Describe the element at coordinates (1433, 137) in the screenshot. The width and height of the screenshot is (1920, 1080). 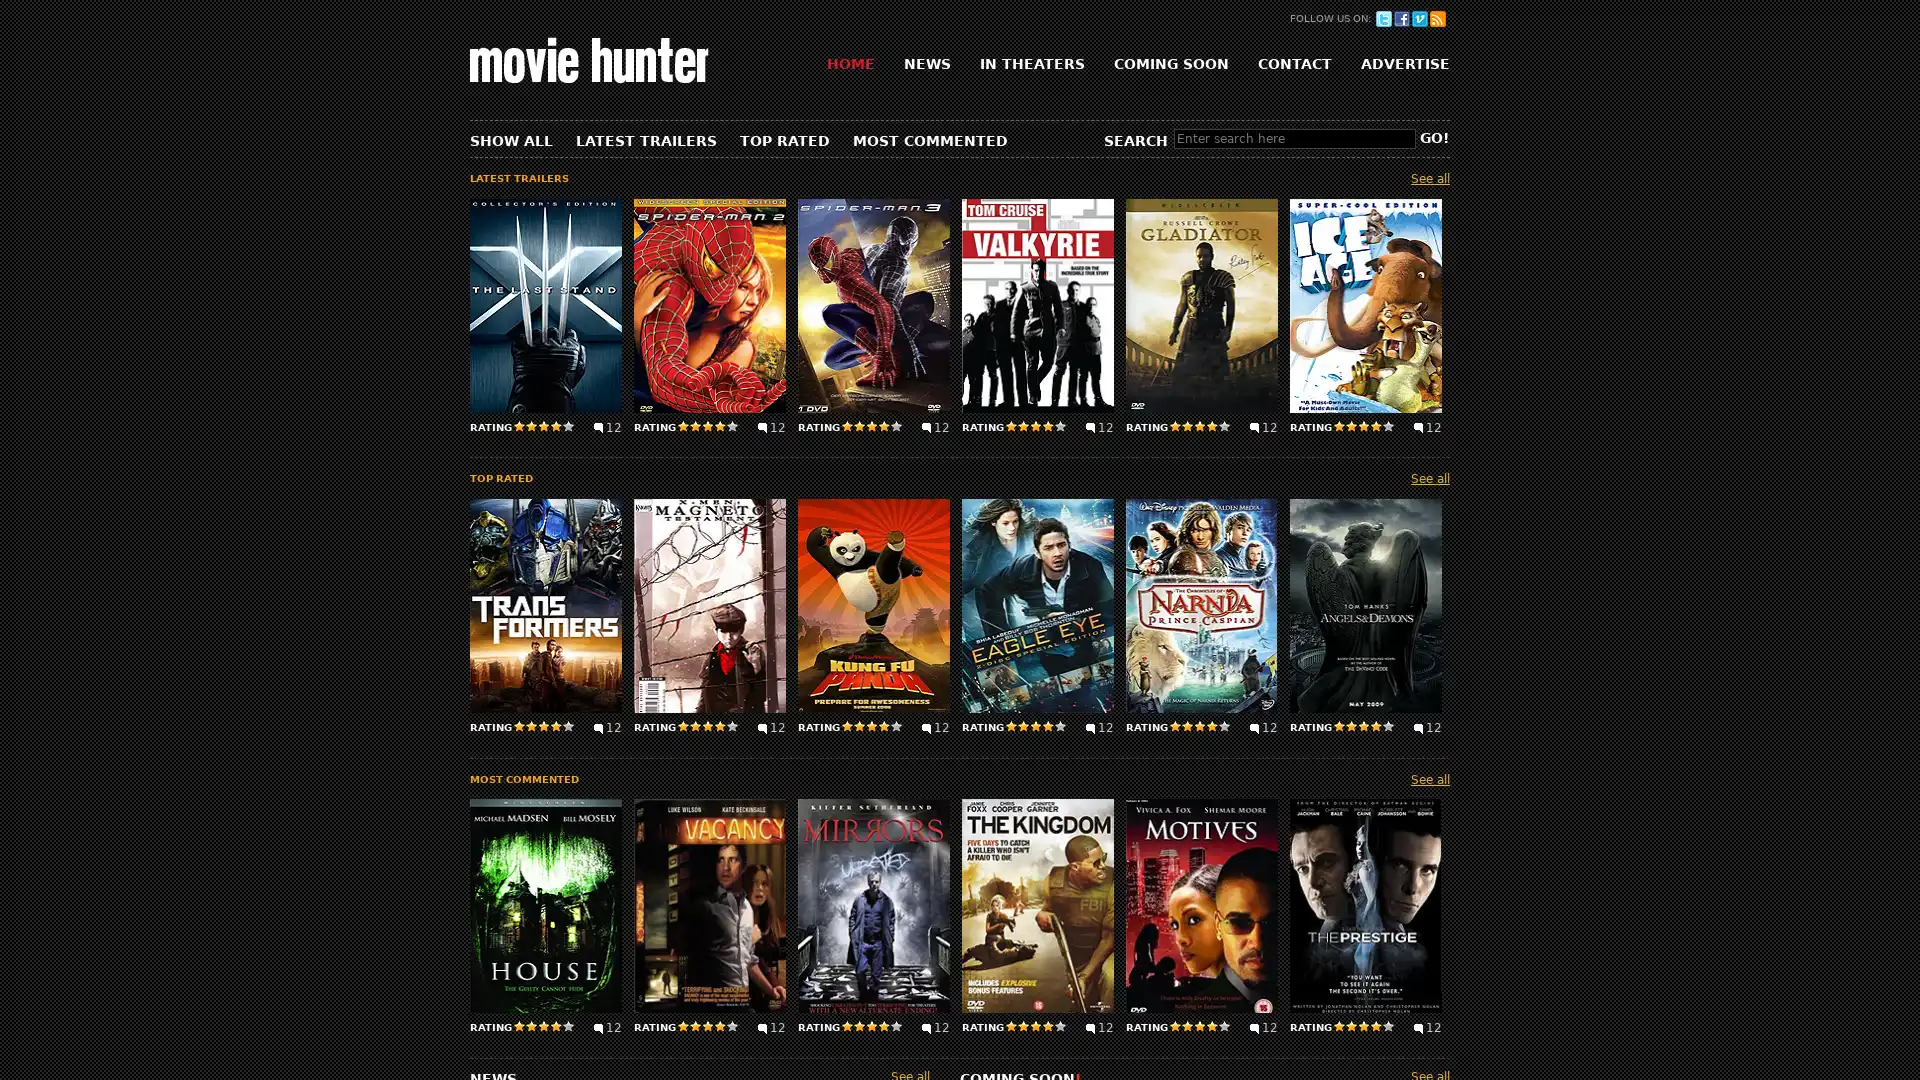
I see `GO!` at that location.